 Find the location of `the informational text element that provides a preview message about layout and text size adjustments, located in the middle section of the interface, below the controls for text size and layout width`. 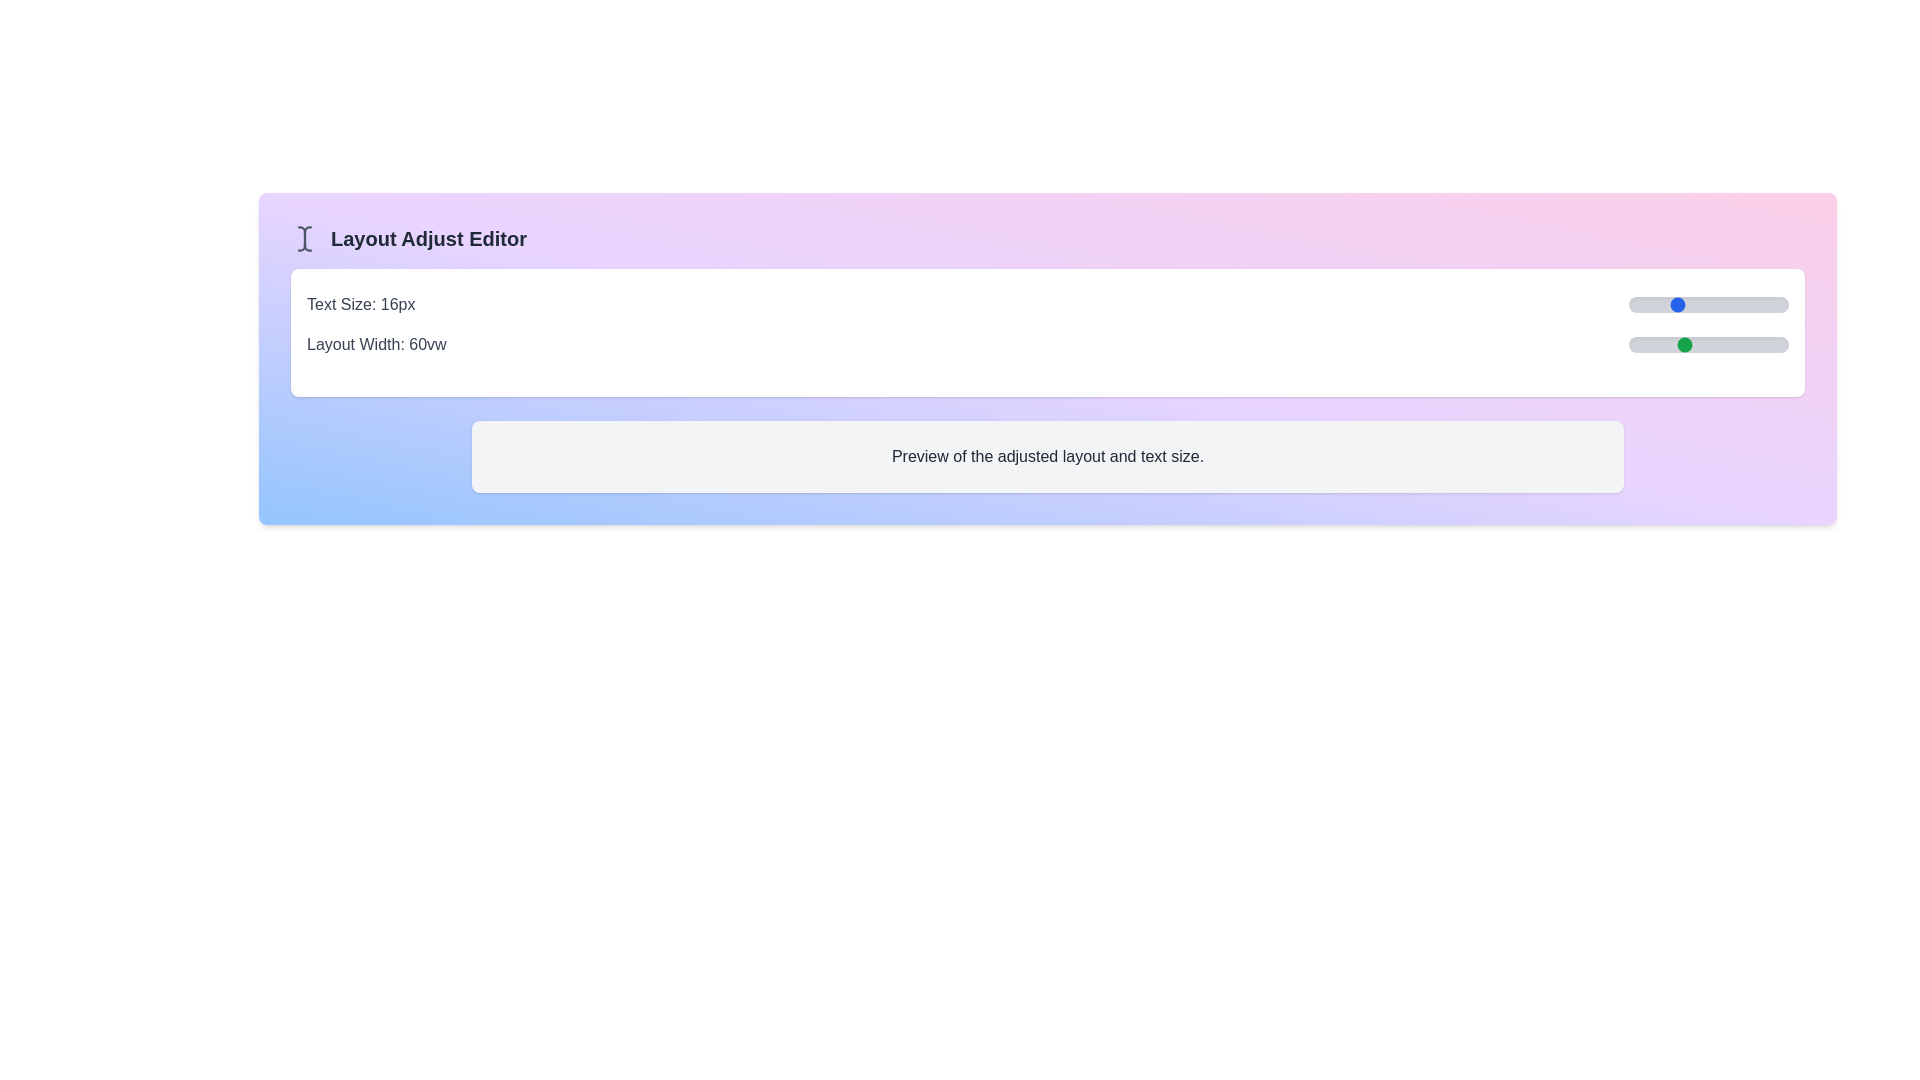

the informational text element that provides a preview message about layout and text size adjustments, located in the middle section of the interface, below the controls for text size and layout width is located at coordinates (1046, 456).